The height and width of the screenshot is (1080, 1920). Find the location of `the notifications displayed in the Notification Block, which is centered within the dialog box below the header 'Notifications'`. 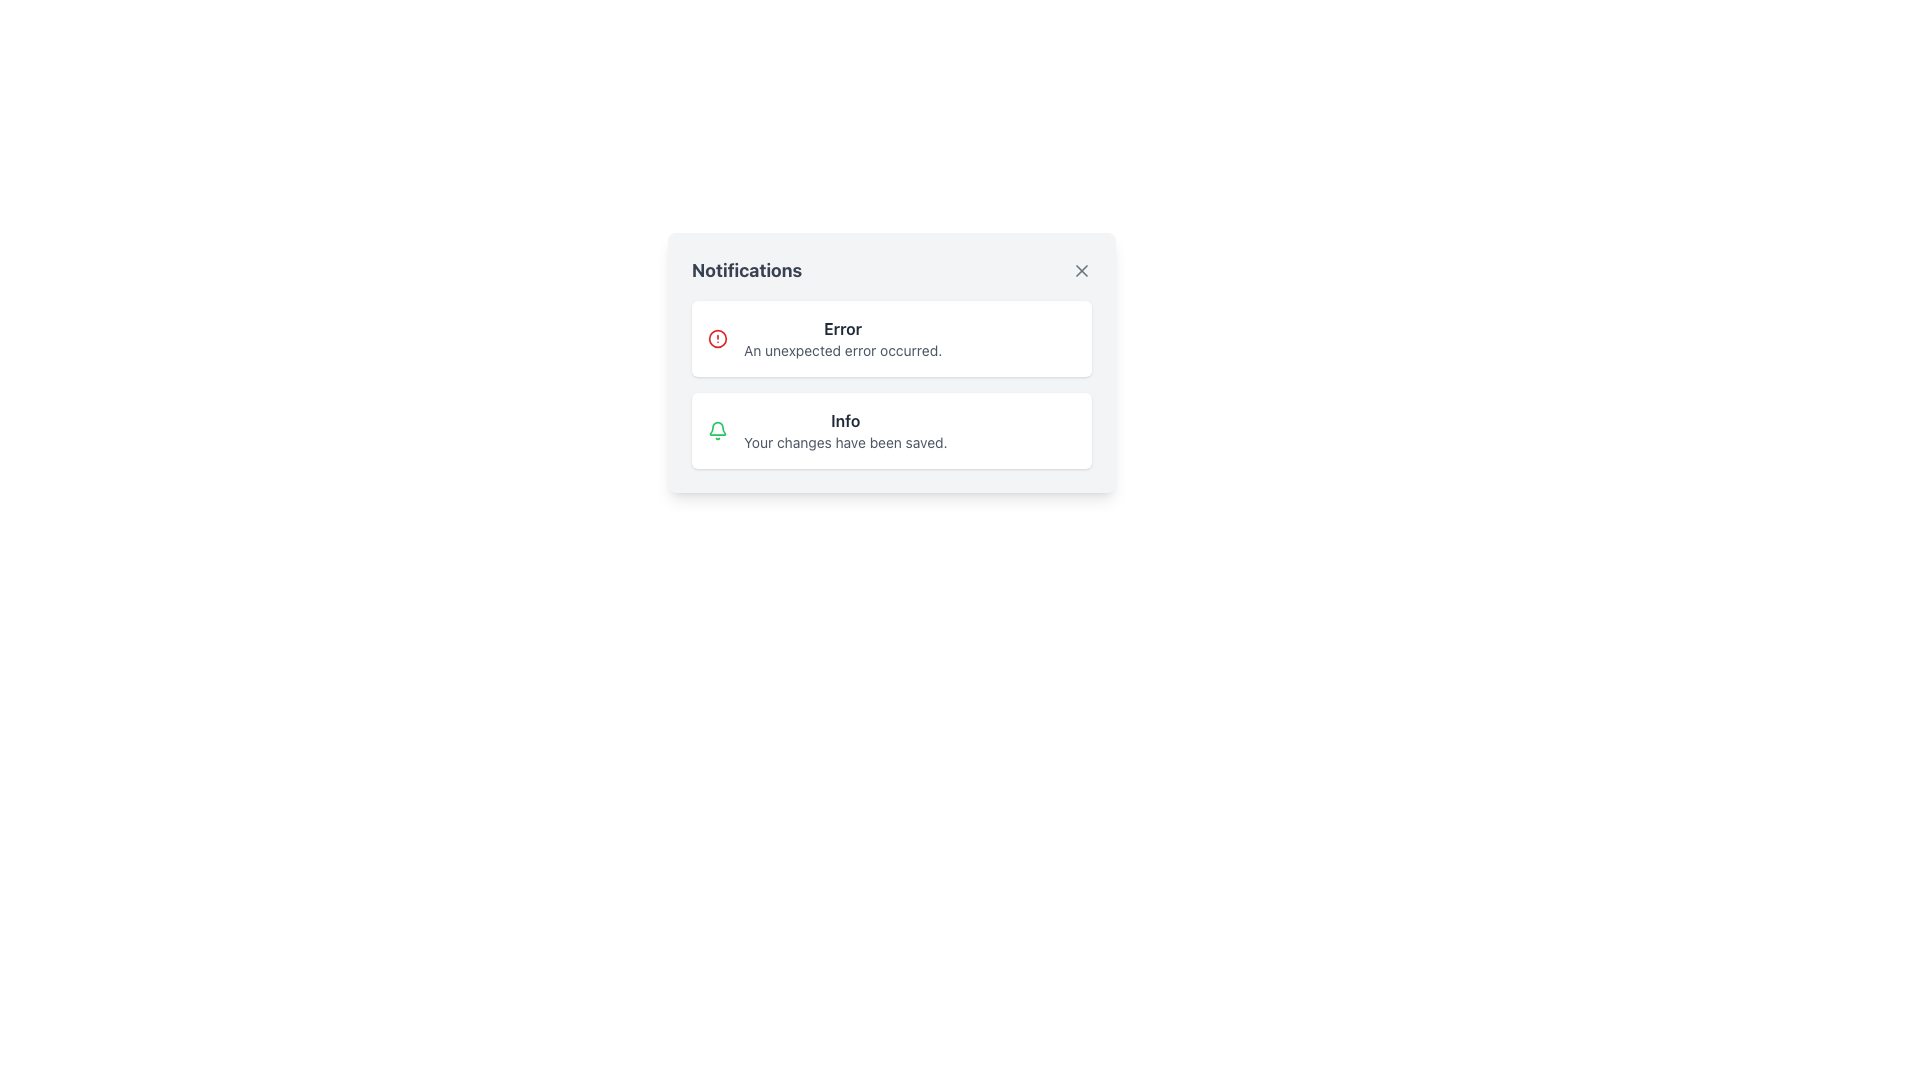

the notifications displayed in the Notification Block, which is centered within the dialog box below the header 'Notifications' is located at coordinates (891, 385).